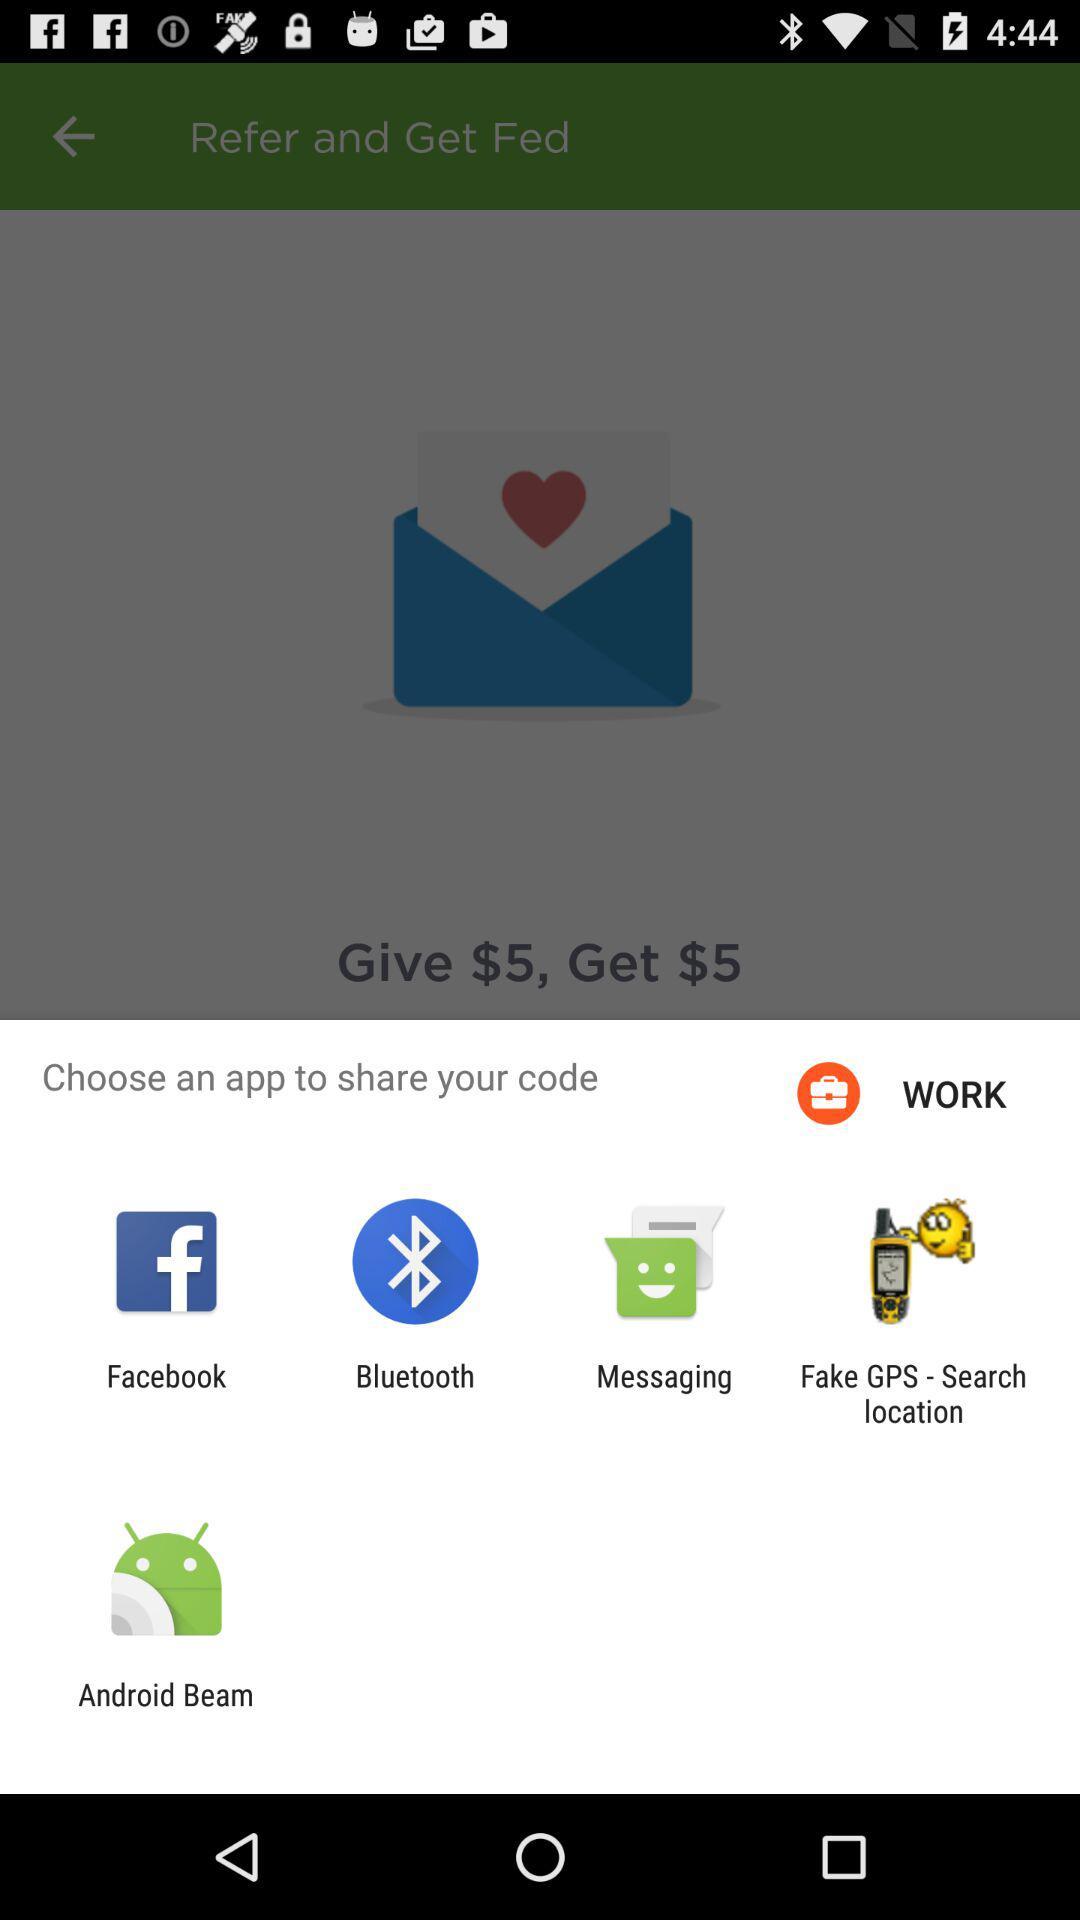 This screenshot has height=1920, width=1080. What do you see at coordinates (414, 1392) in the screenshot?
I see `app next to facebook` at bounding box center [414, 1392].